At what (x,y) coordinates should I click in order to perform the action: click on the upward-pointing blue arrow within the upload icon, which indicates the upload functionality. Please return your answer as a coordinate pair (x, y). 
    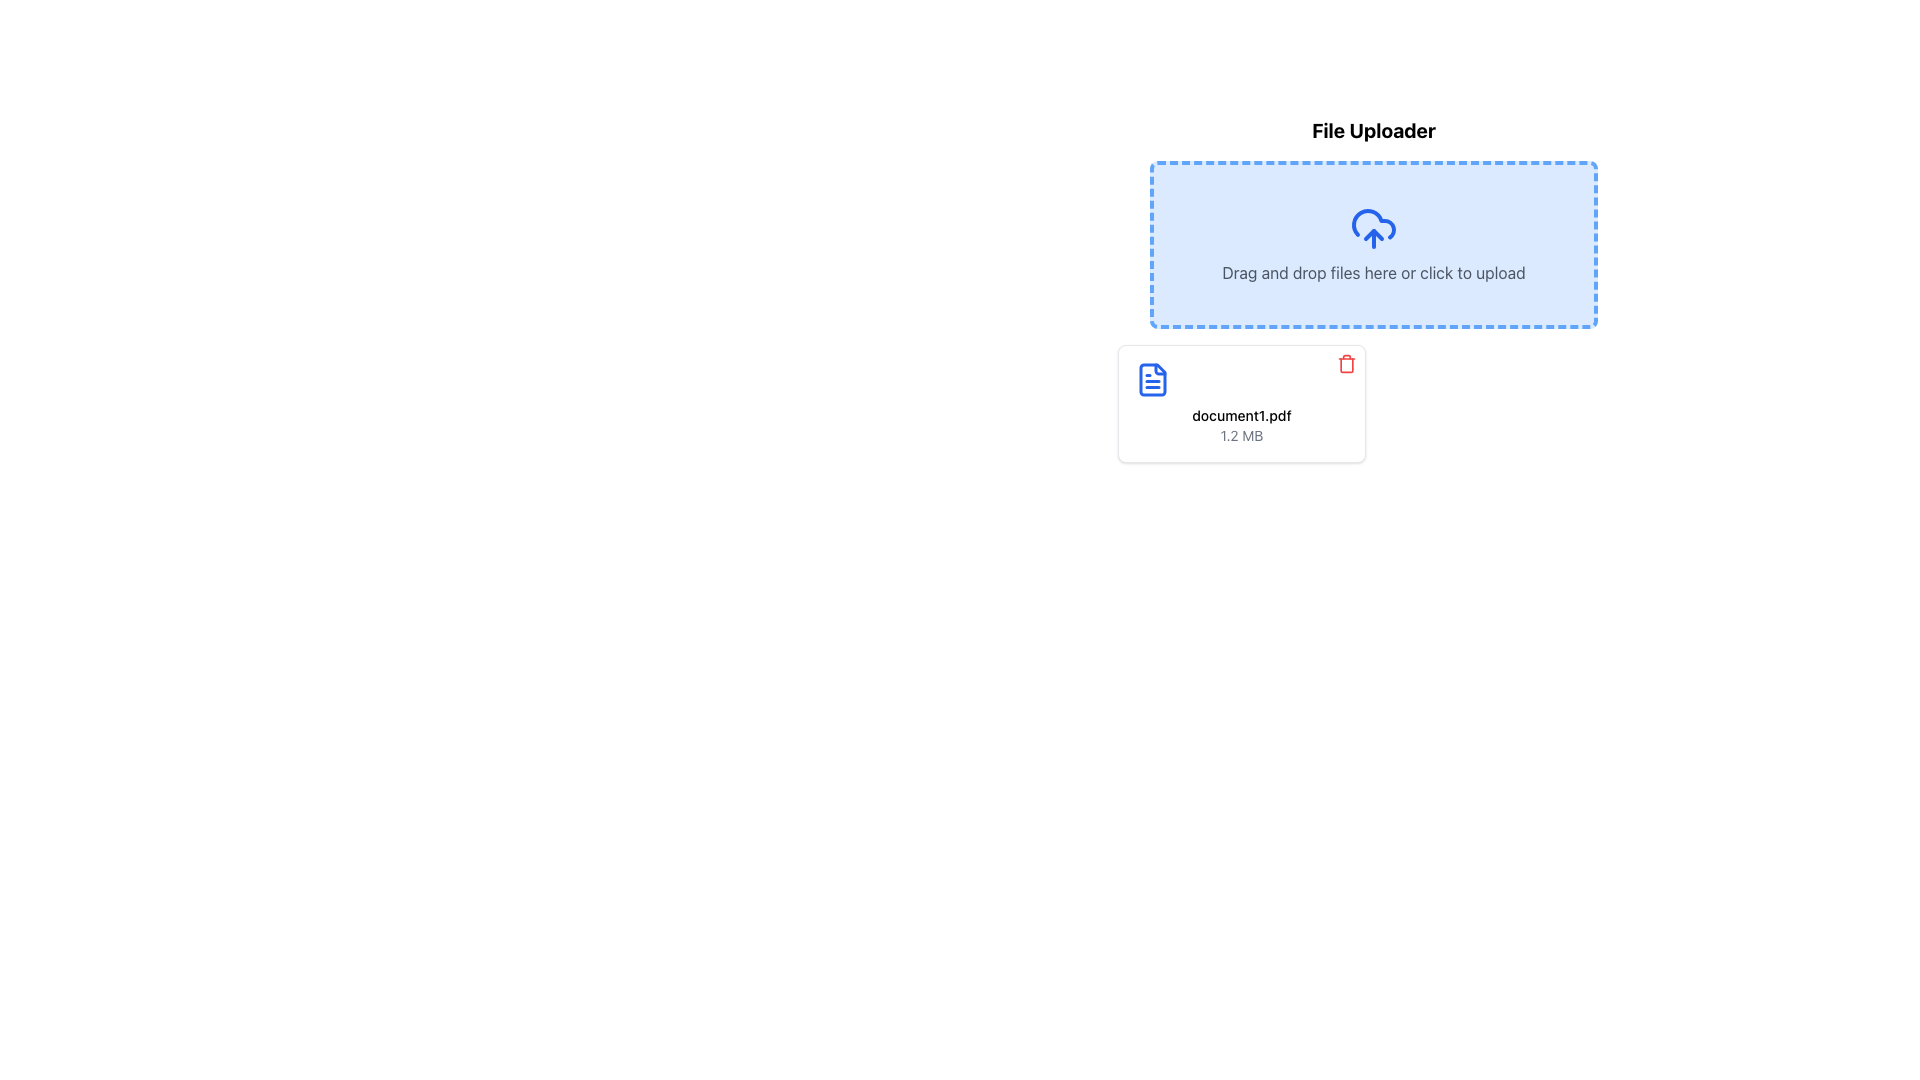
    Looking at the image, I should click on (1372, 234).